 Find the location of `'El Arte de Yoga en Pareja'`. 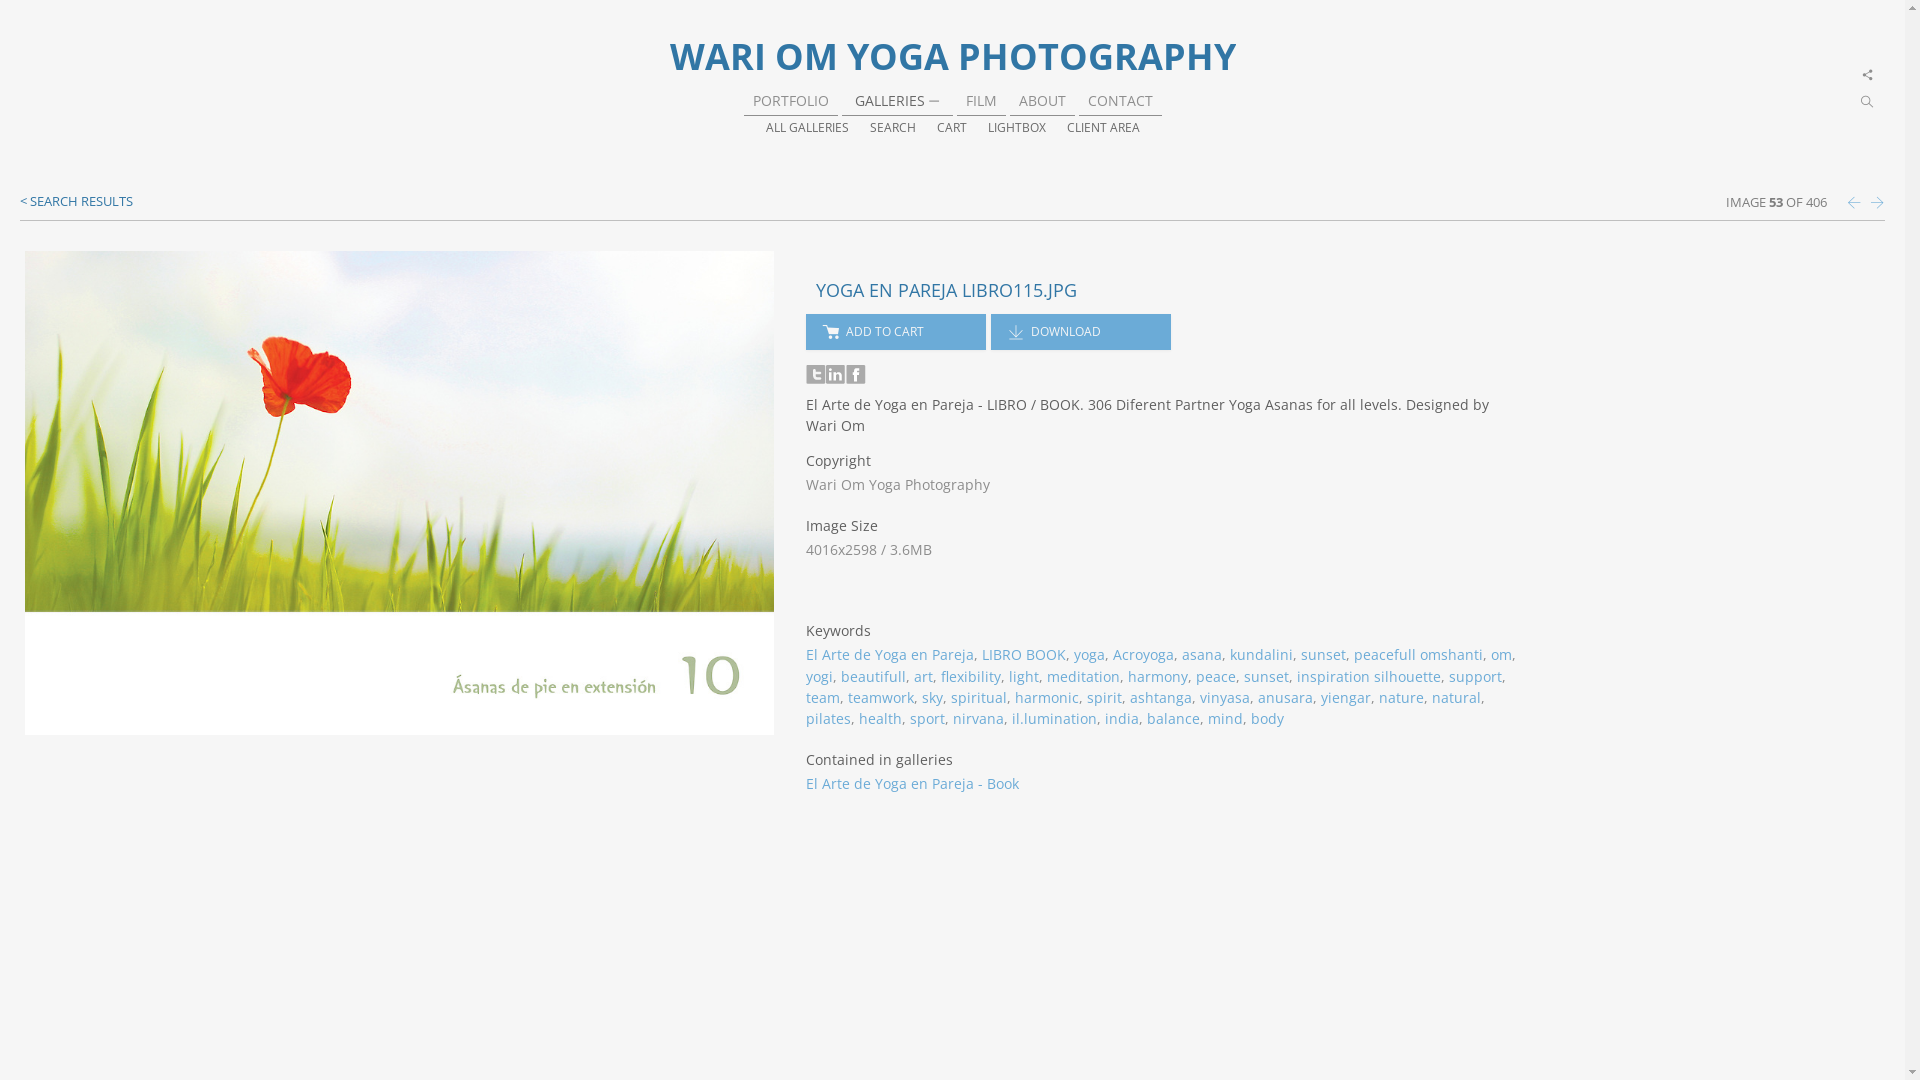

'El Arte de Yoga en Pareja' is located at coordinates (888, 654).